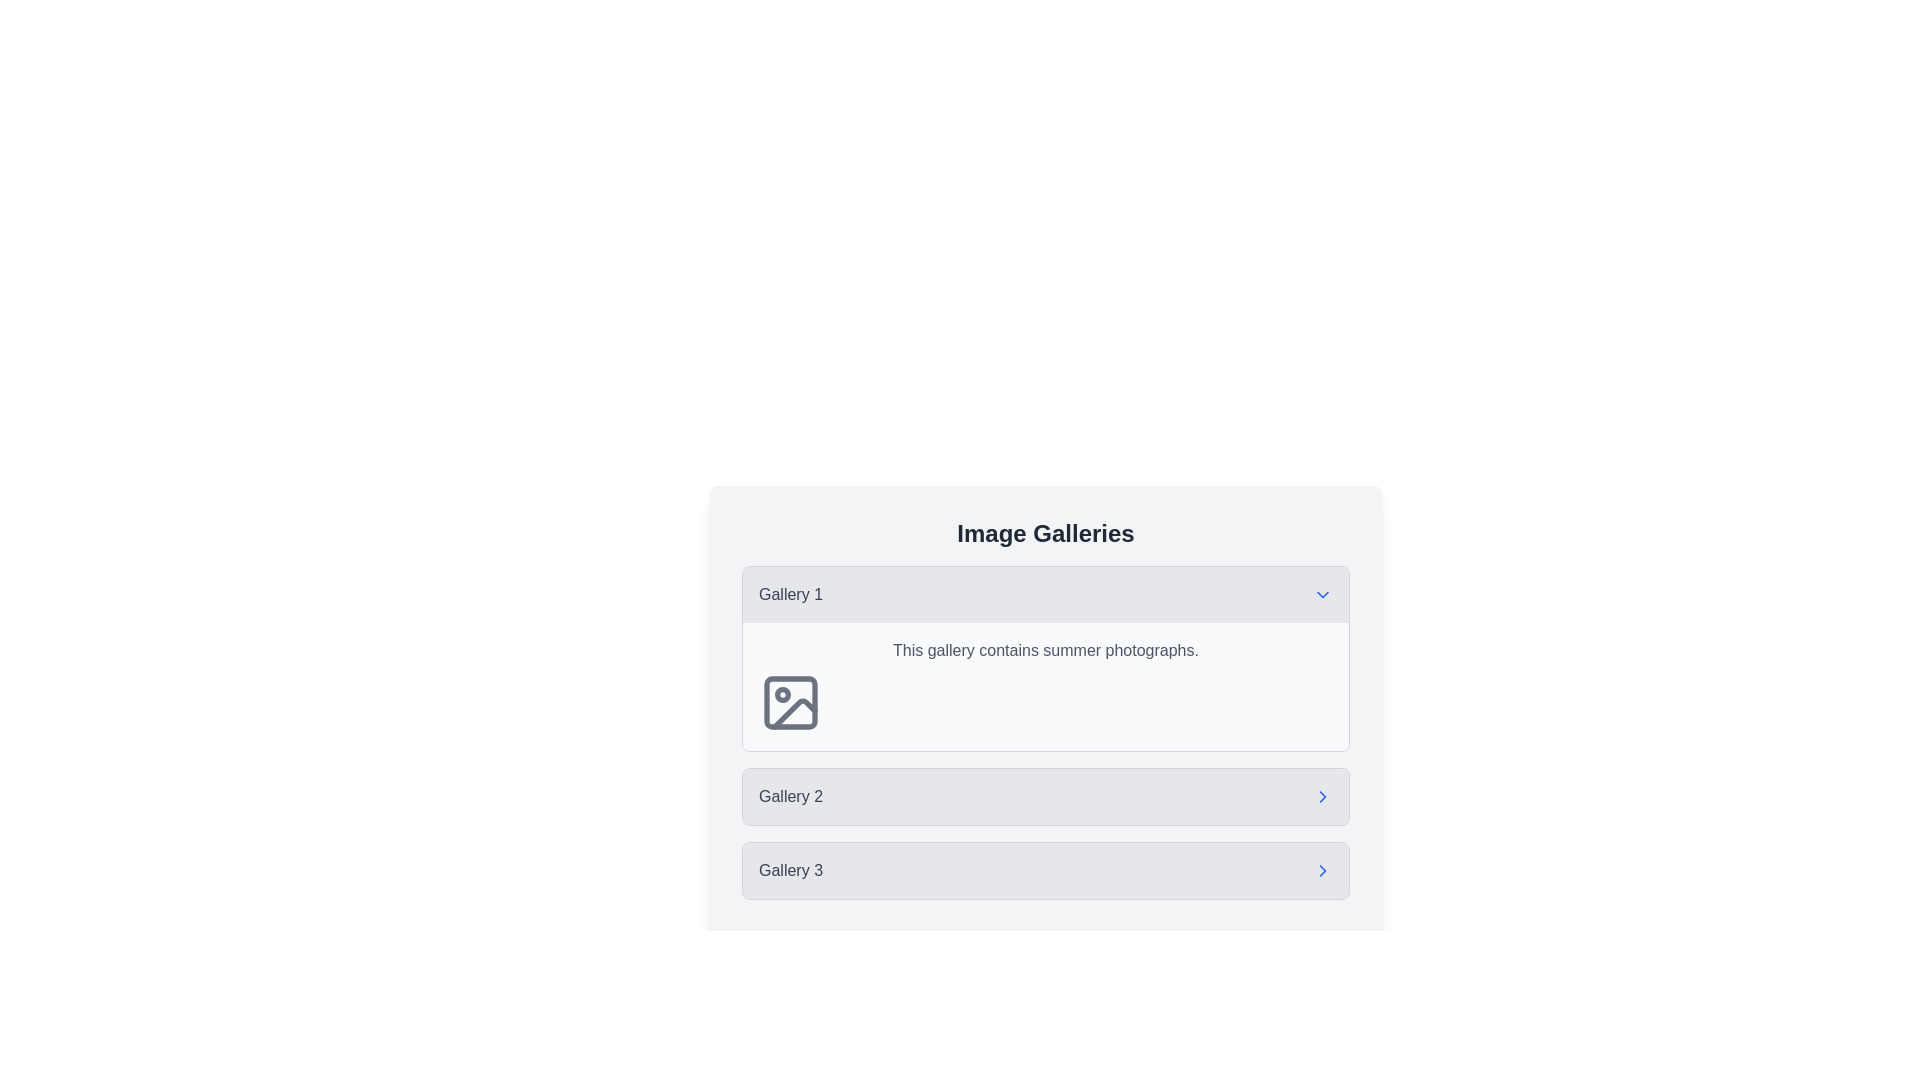 The height and width of the screenshot is (1080, 1920). I want to click on the text label reading 'Gallery 2', so click(790, 796).